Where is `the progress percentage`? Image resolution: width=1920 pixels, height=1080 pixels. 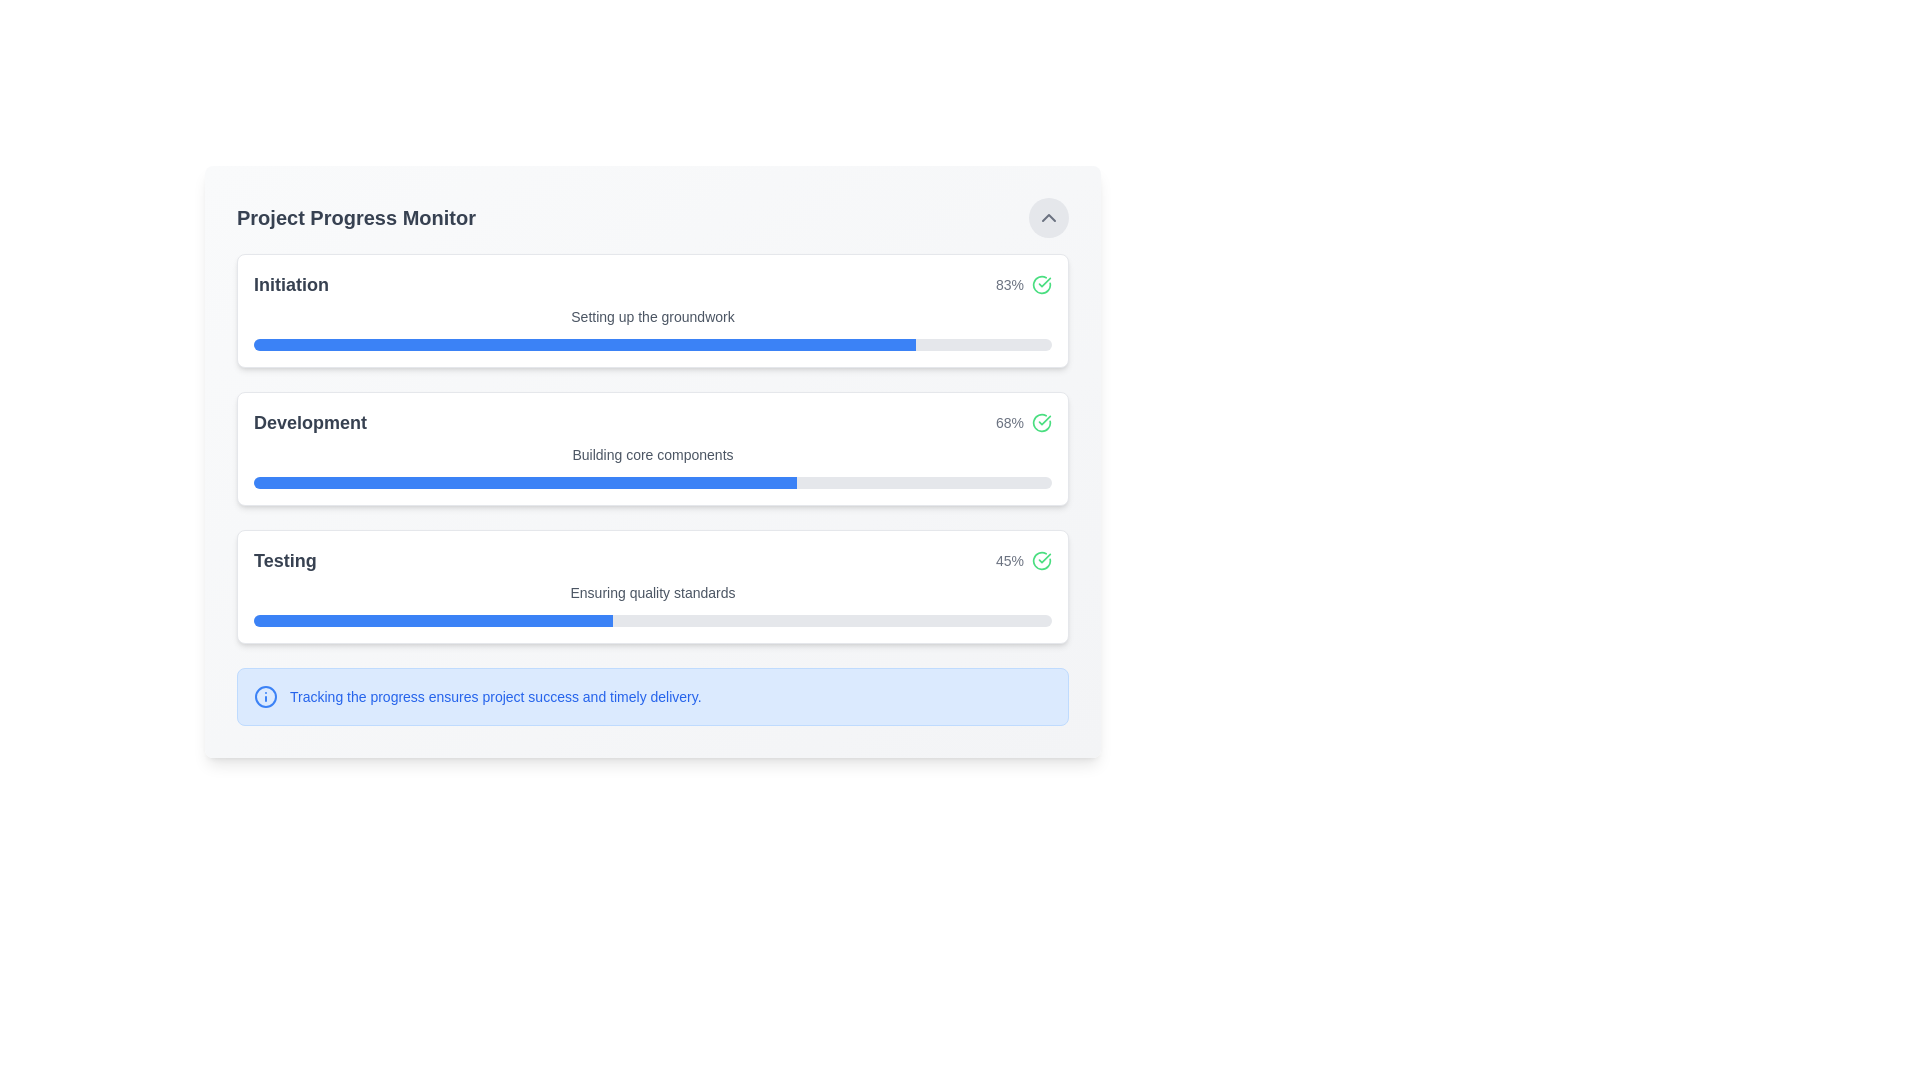 the progress percentage is located at coordinates (622, 482).